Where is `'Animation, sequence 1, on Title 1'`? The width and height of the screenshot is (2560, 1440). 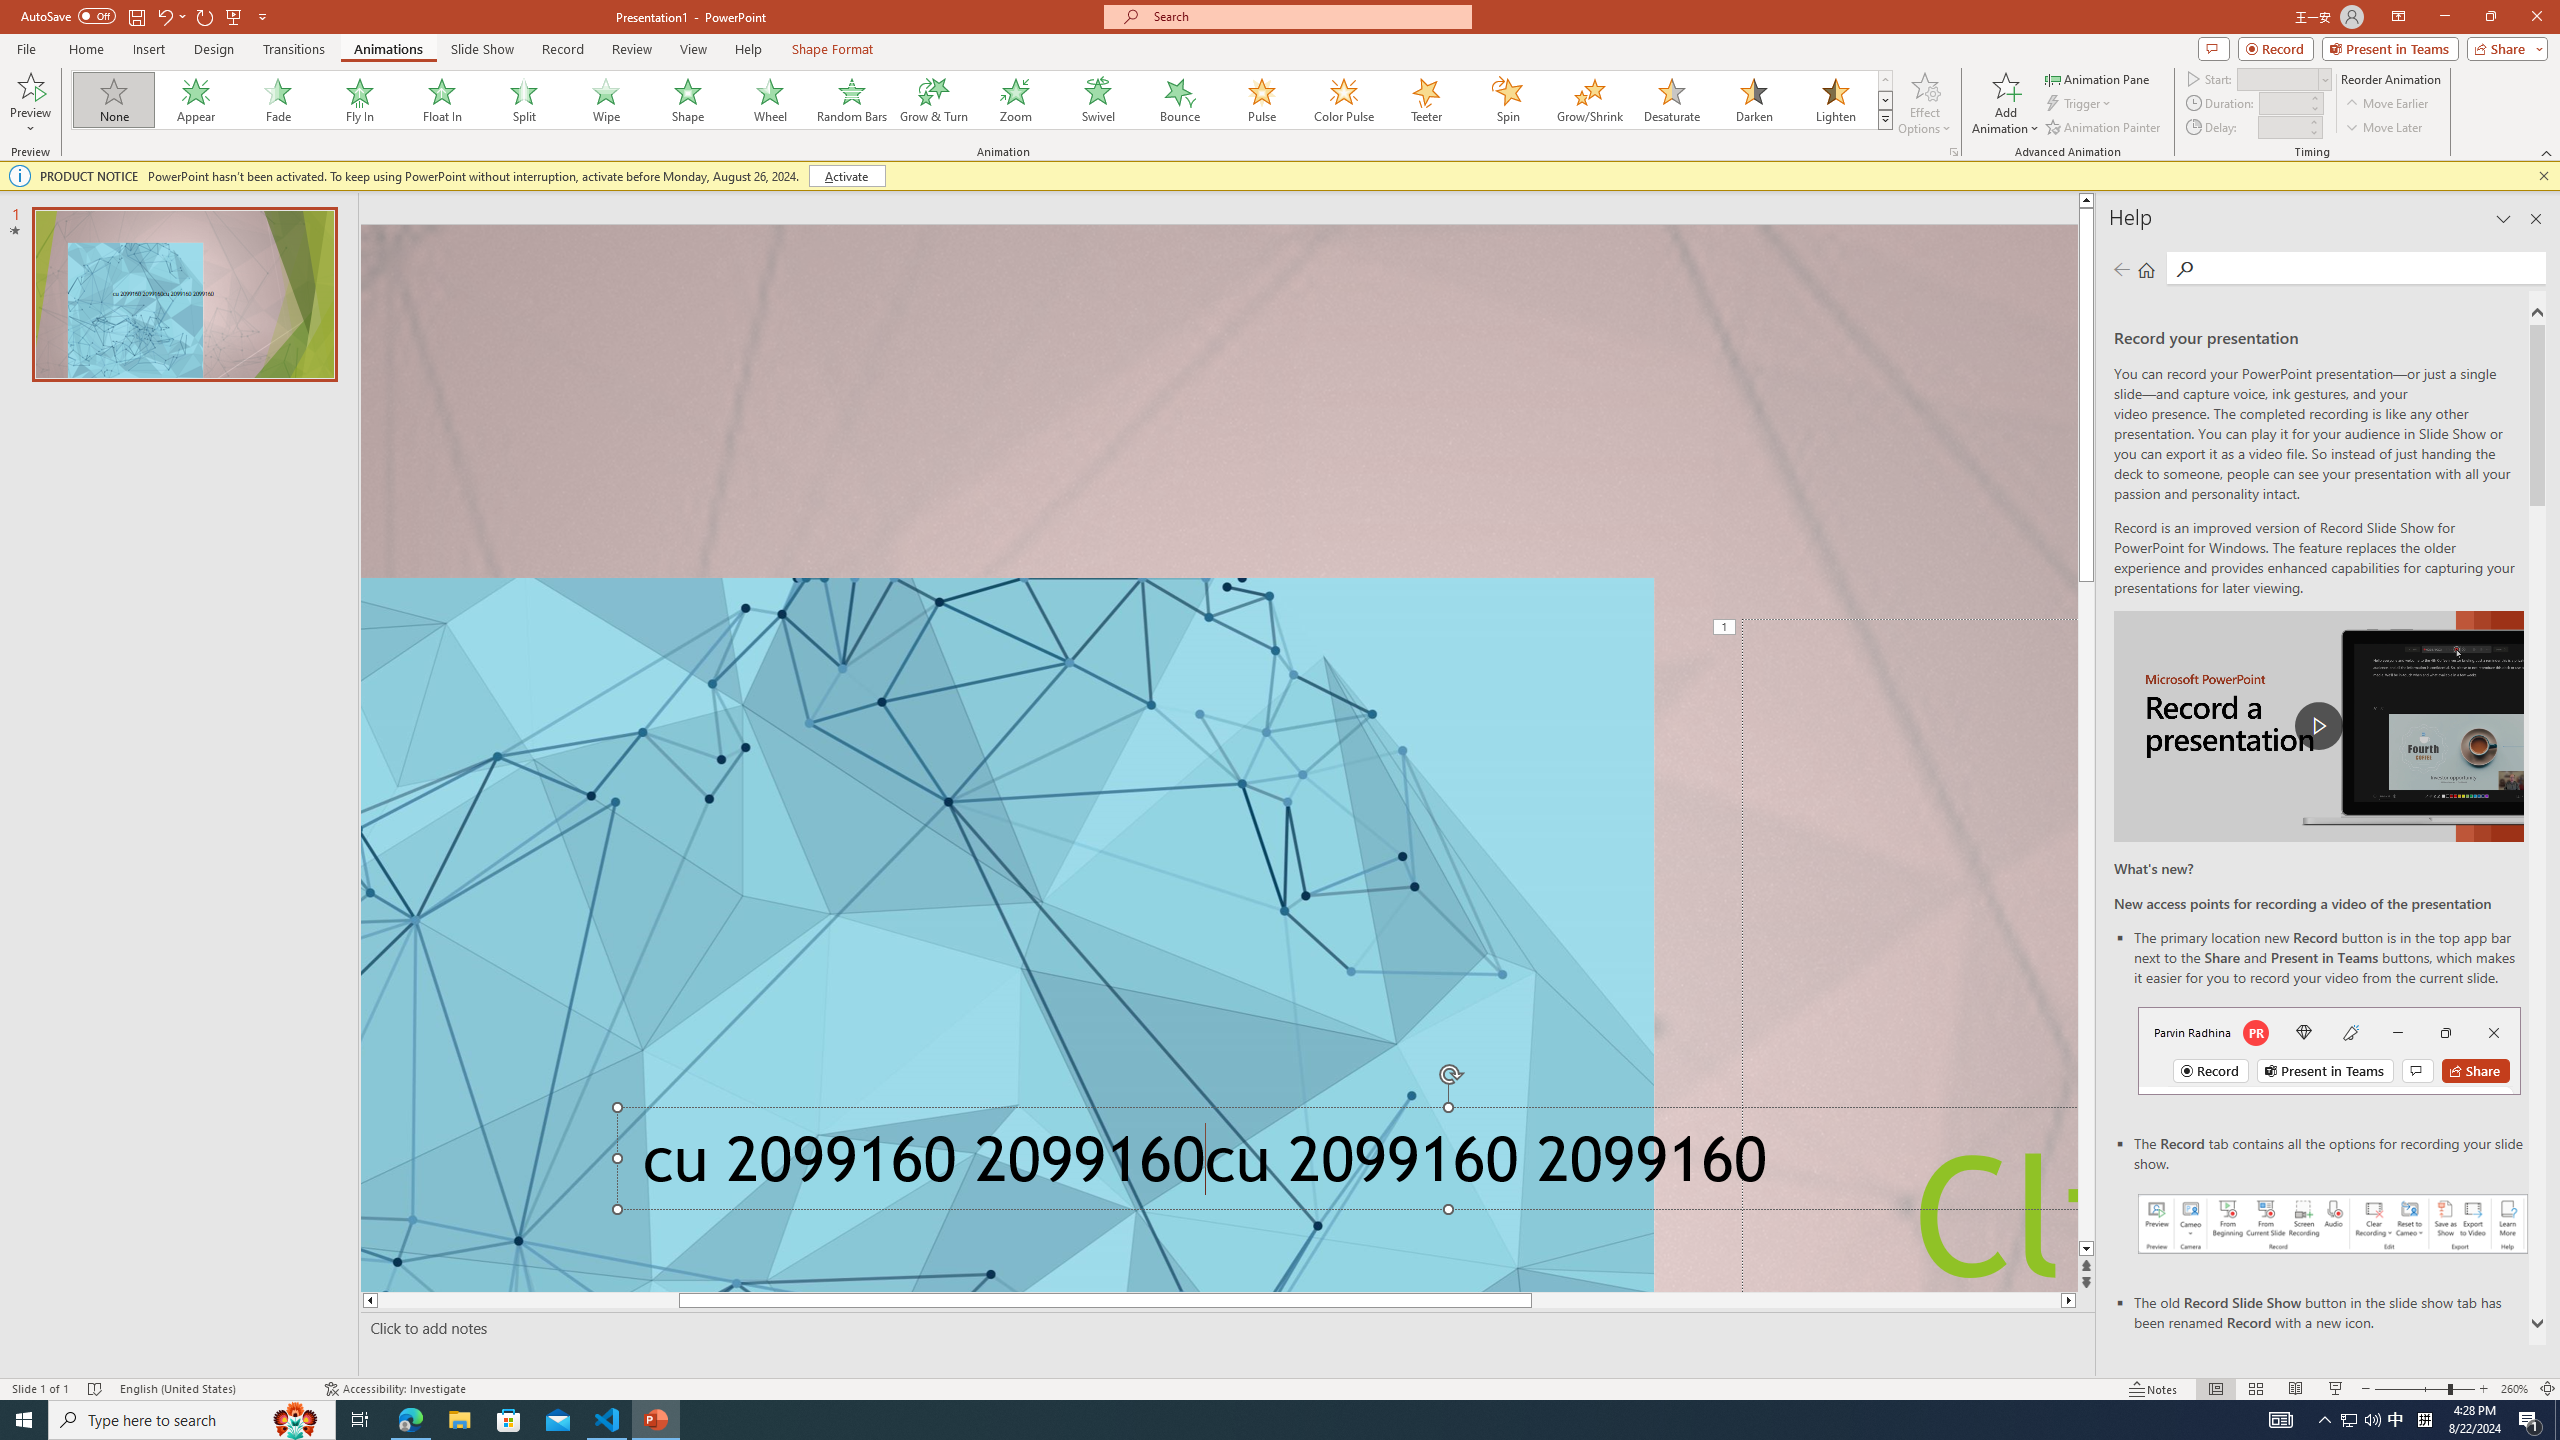 'Animation, sequence 1, on Title 1' is located at coordinates (1724, 628).